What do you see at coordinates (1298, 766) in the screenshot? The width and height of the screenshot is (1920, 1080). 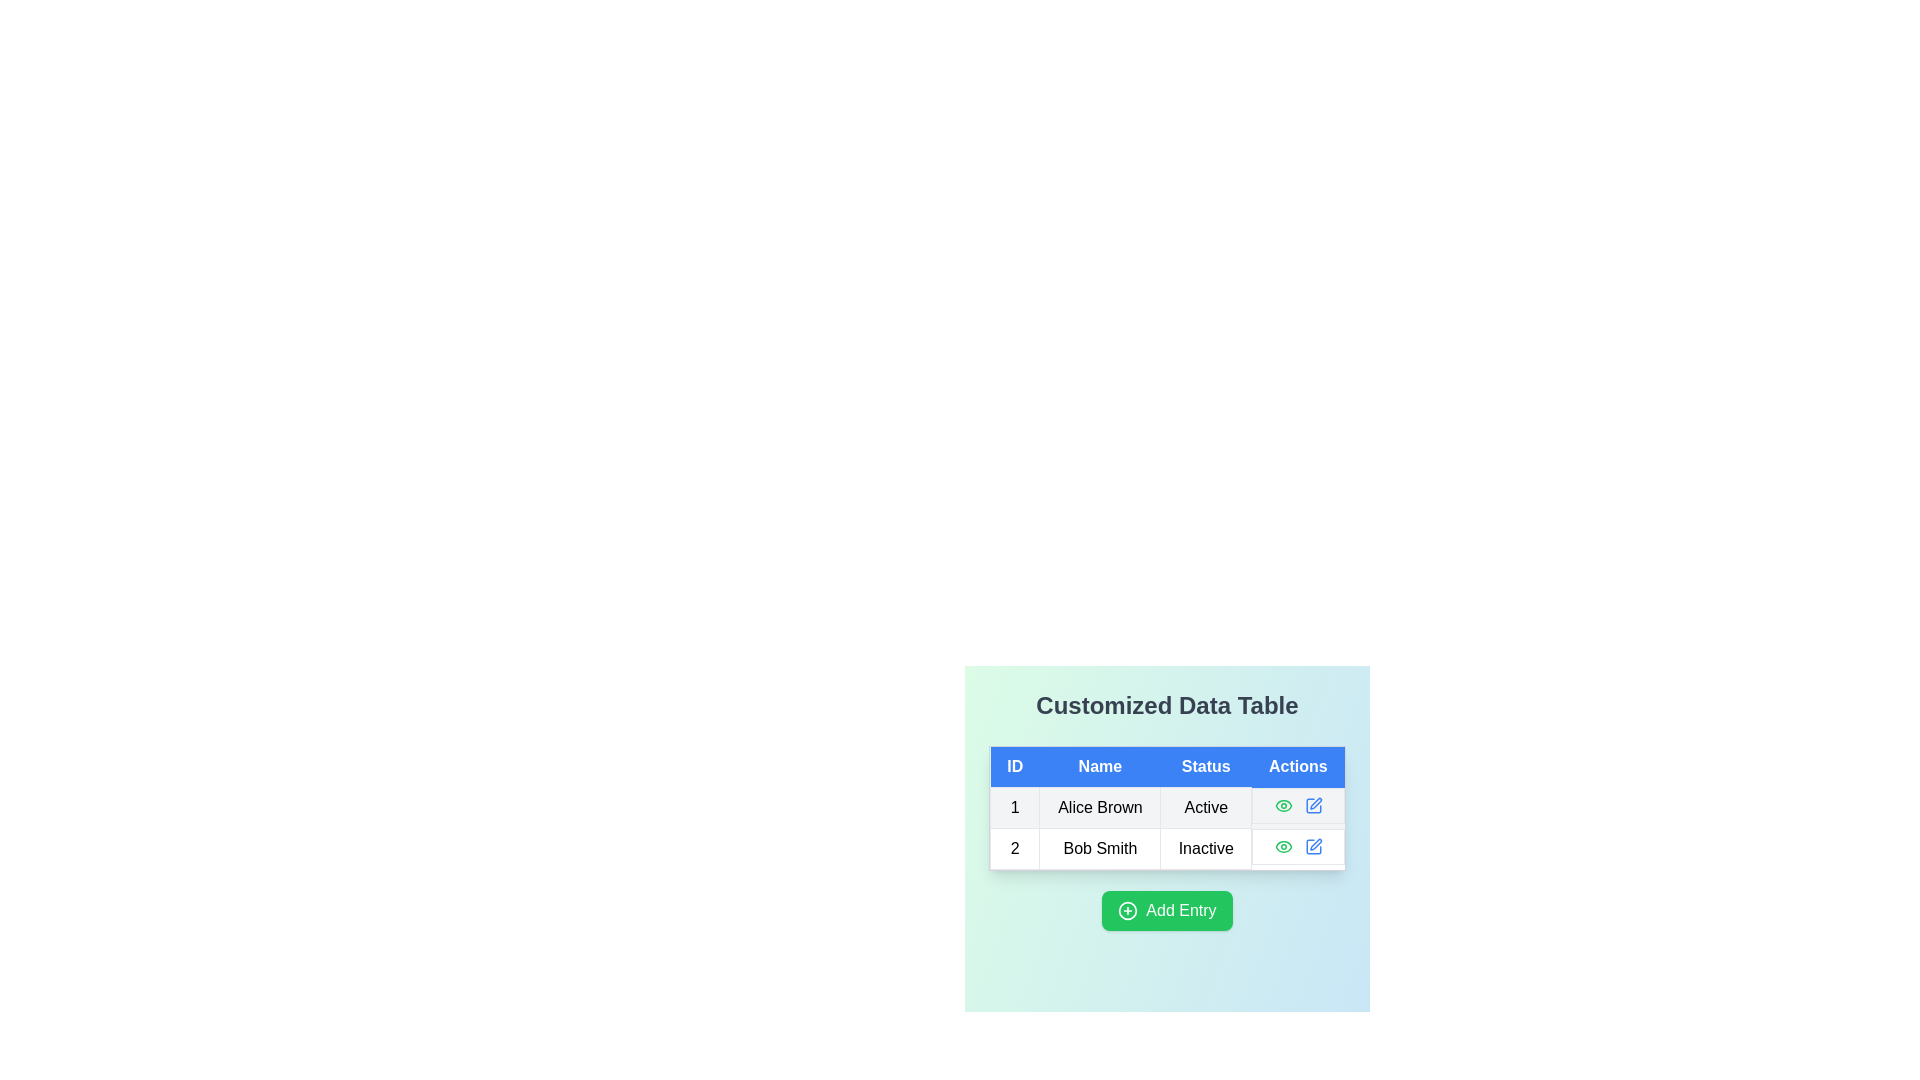 I see `the 'Actions' text label, which is a rectangular label with a blue background and white text, located in the fourth column of the header row of a table` at bounding box center [1298, 766].